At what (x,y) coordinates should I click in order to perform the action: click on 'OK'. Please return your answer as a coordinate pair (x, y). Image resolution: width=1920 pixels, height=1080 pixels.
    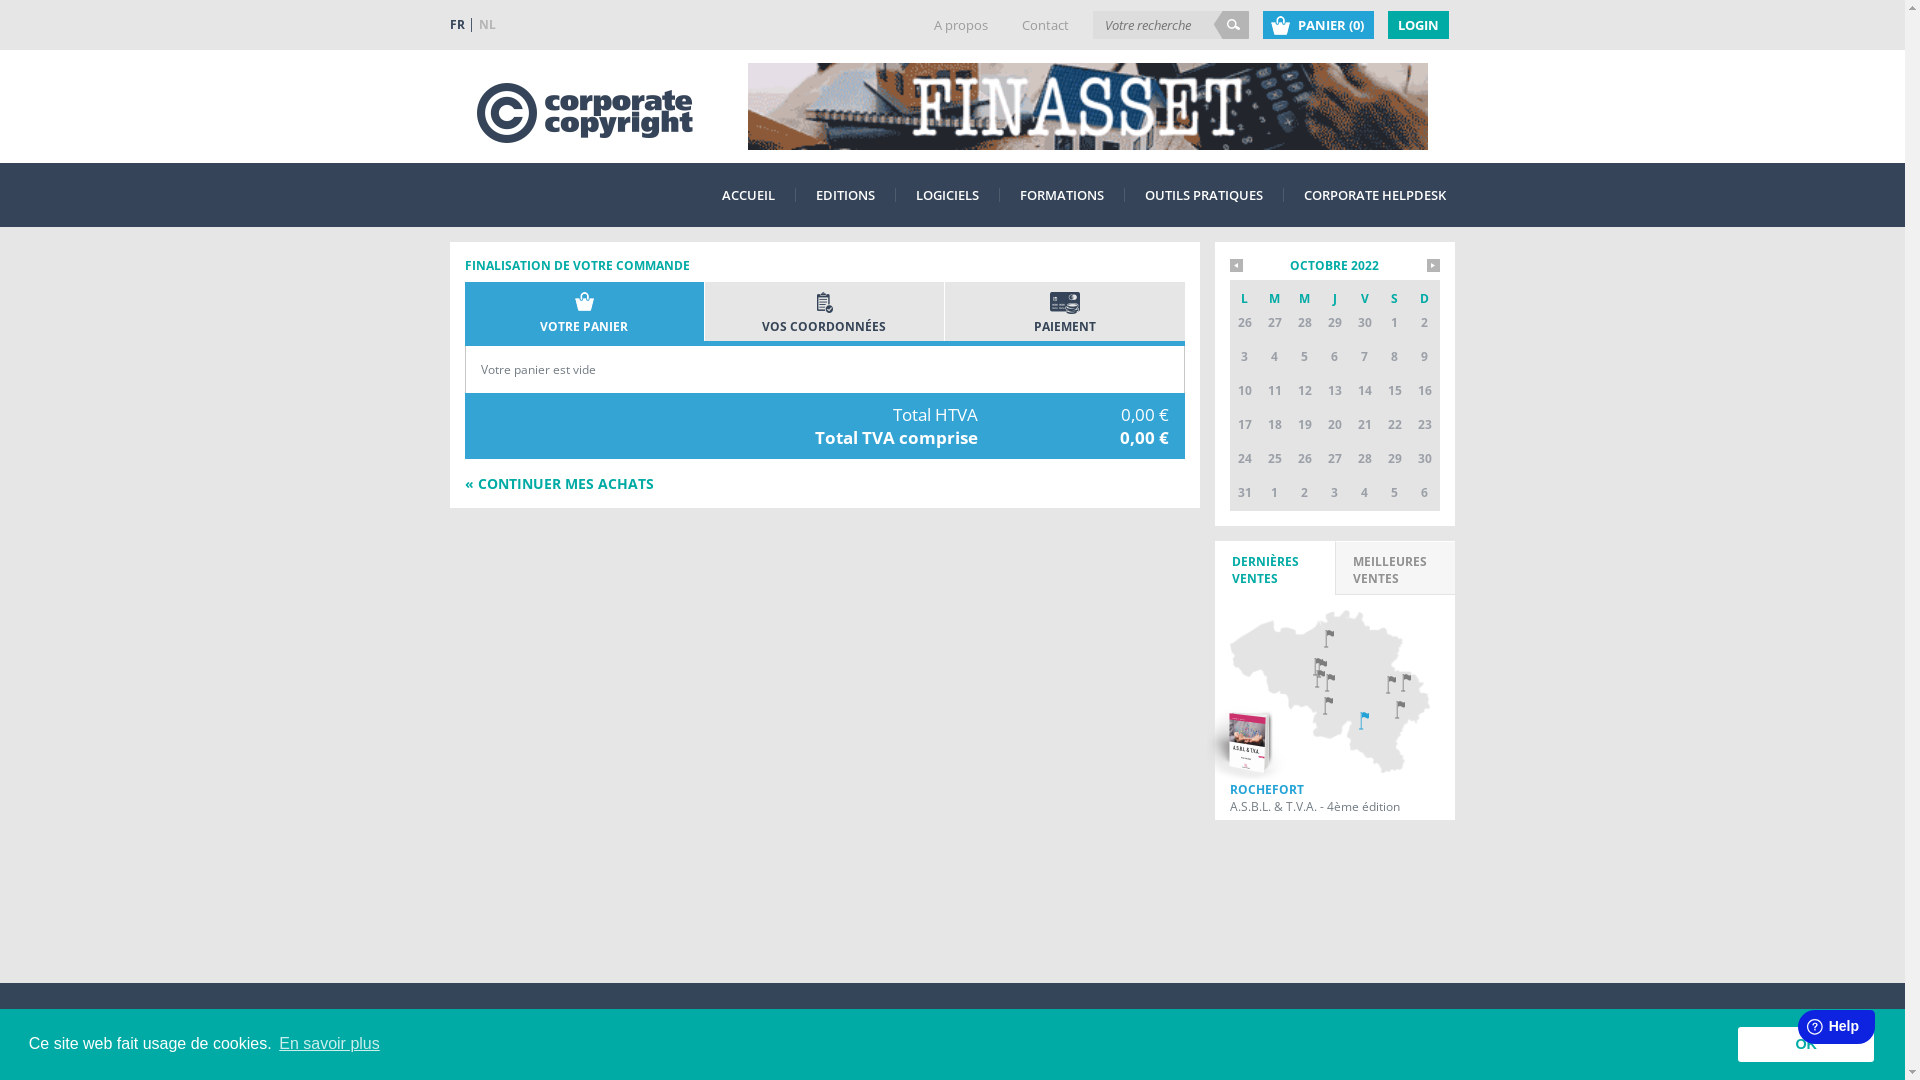
    Looking at the image, I should click on (1805, 1043).